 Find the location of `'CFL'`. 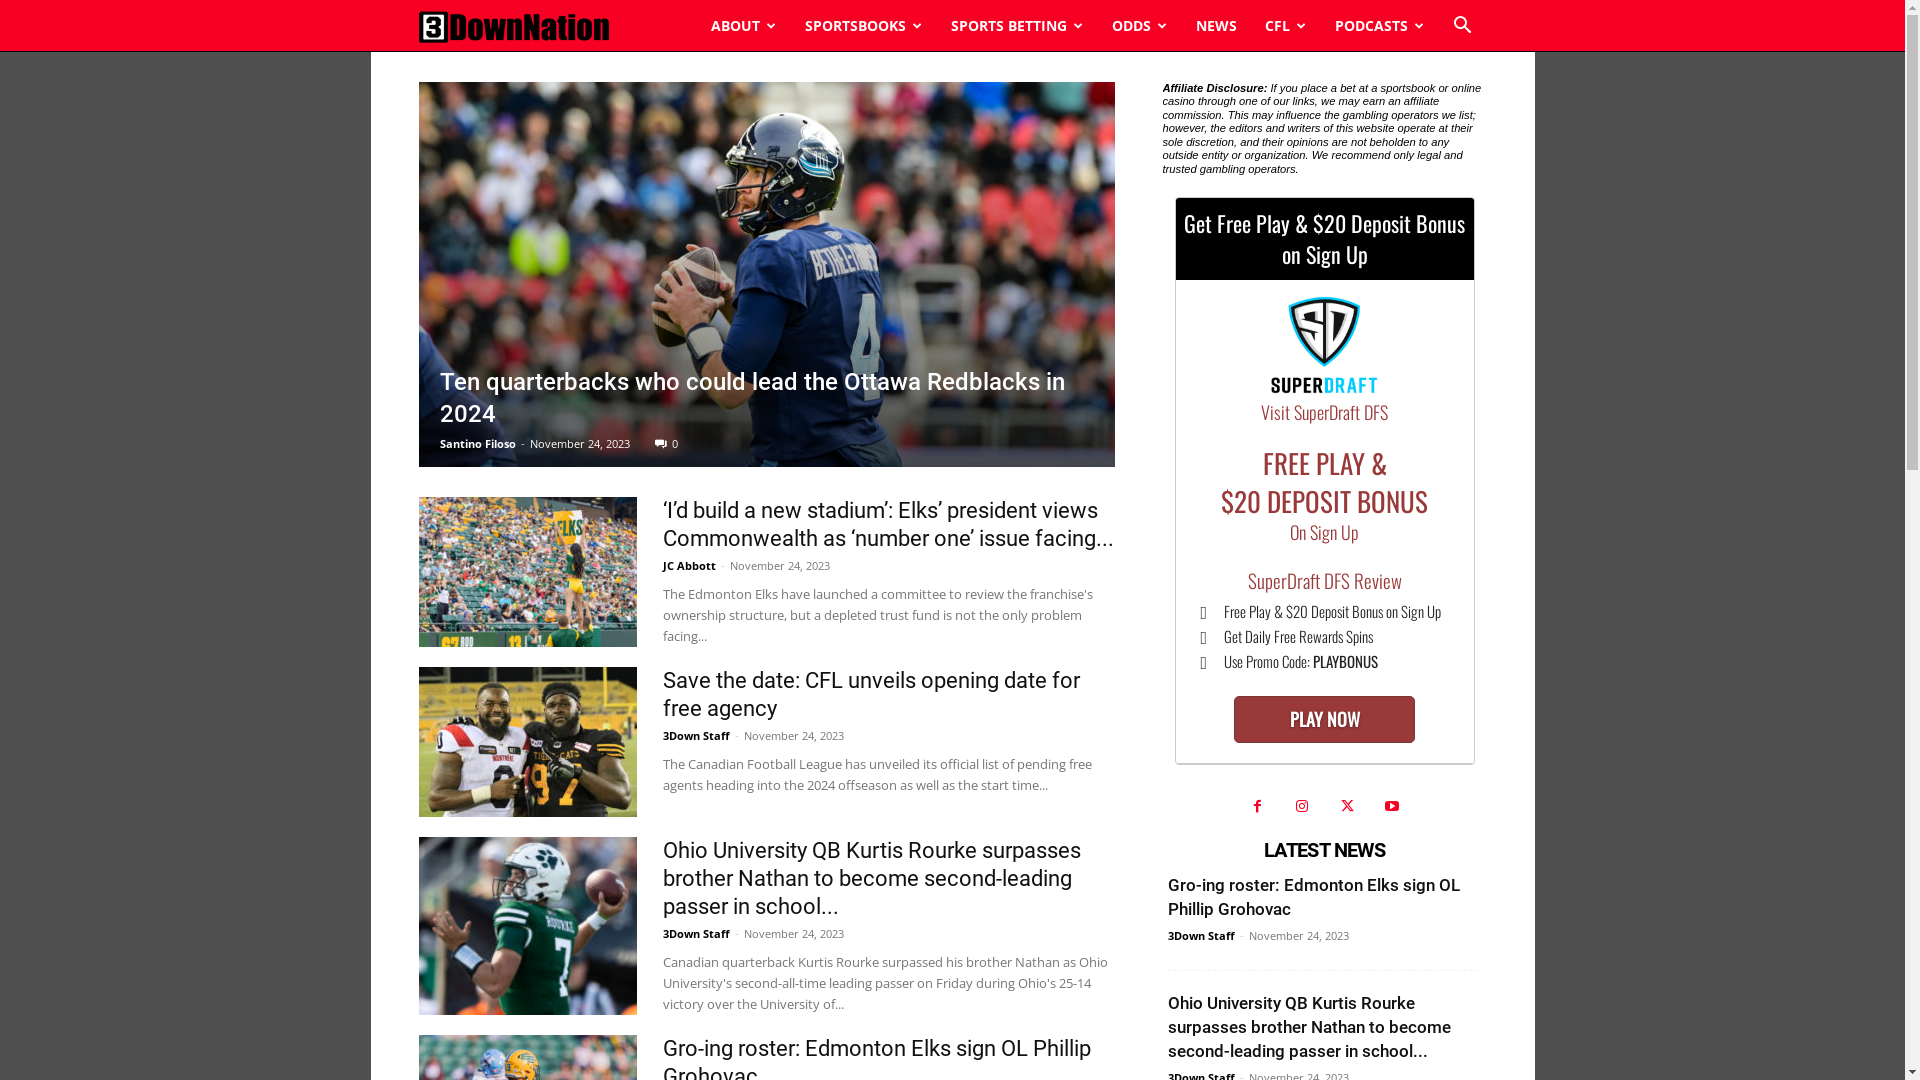

'CFL' is located at coordinates (1285, 26).